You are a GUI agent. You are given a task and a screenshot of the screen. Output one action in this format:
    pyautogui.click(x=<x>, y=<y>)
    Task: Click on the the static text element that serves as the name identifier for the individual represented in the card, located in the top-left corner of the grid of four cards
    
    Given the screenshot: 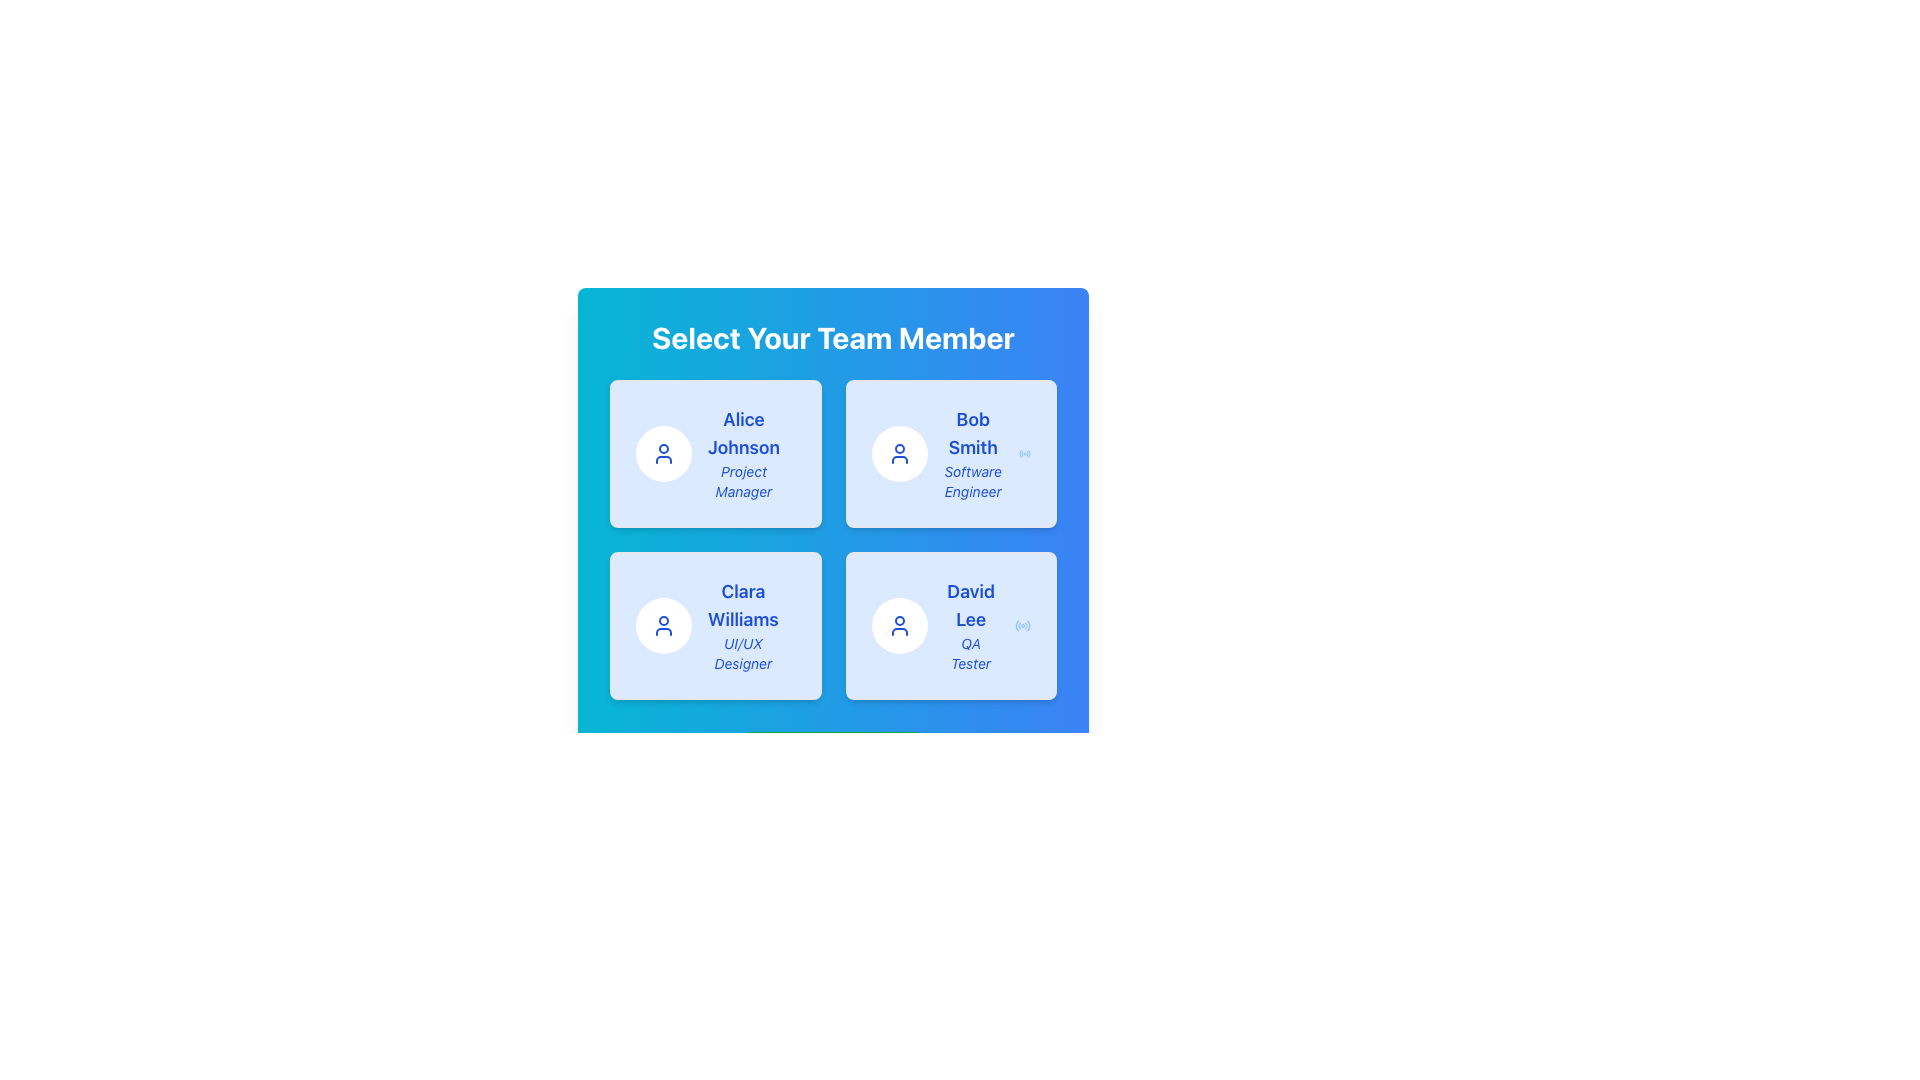 What is the action you would take?
    pyautogui.click(x=743, y=433)
    